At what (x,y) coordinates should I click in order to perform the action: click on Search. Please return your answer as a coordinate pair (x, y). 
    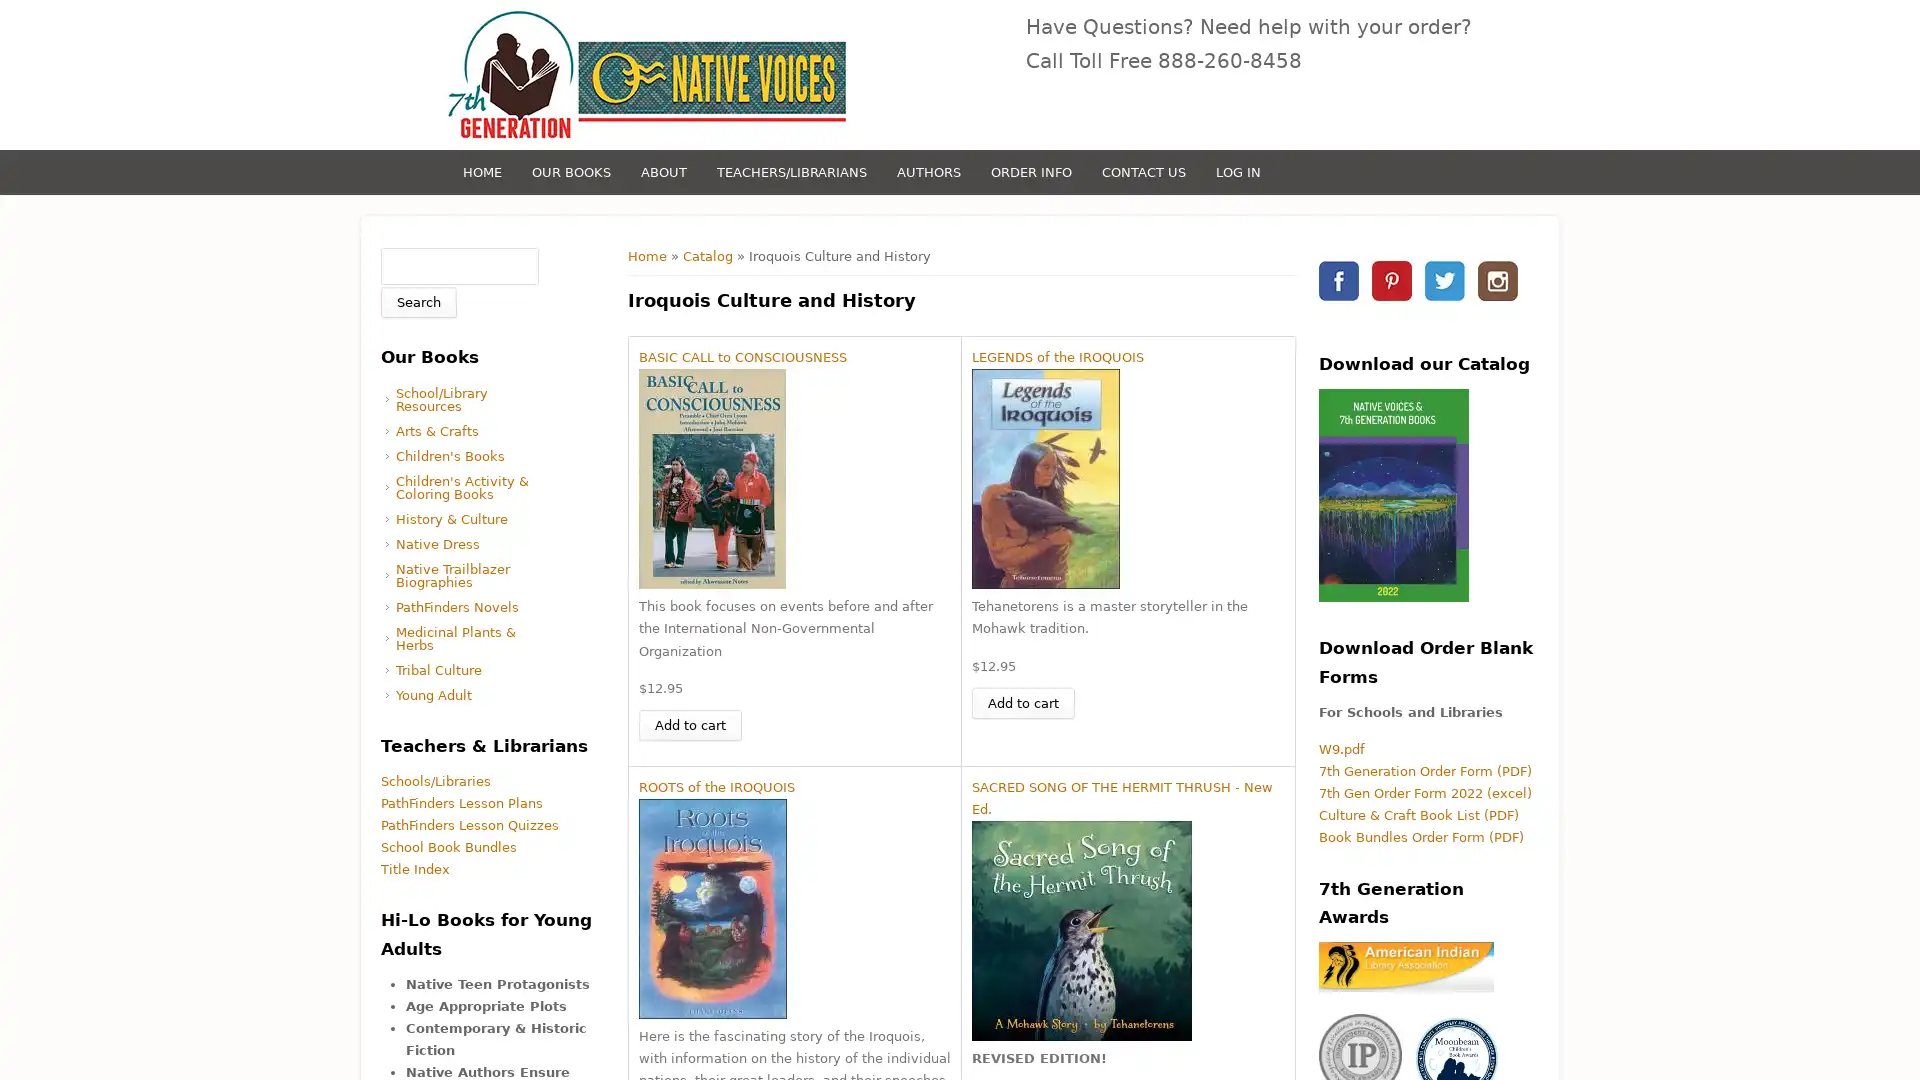
    Looking at the image, I should click on (417, 302).